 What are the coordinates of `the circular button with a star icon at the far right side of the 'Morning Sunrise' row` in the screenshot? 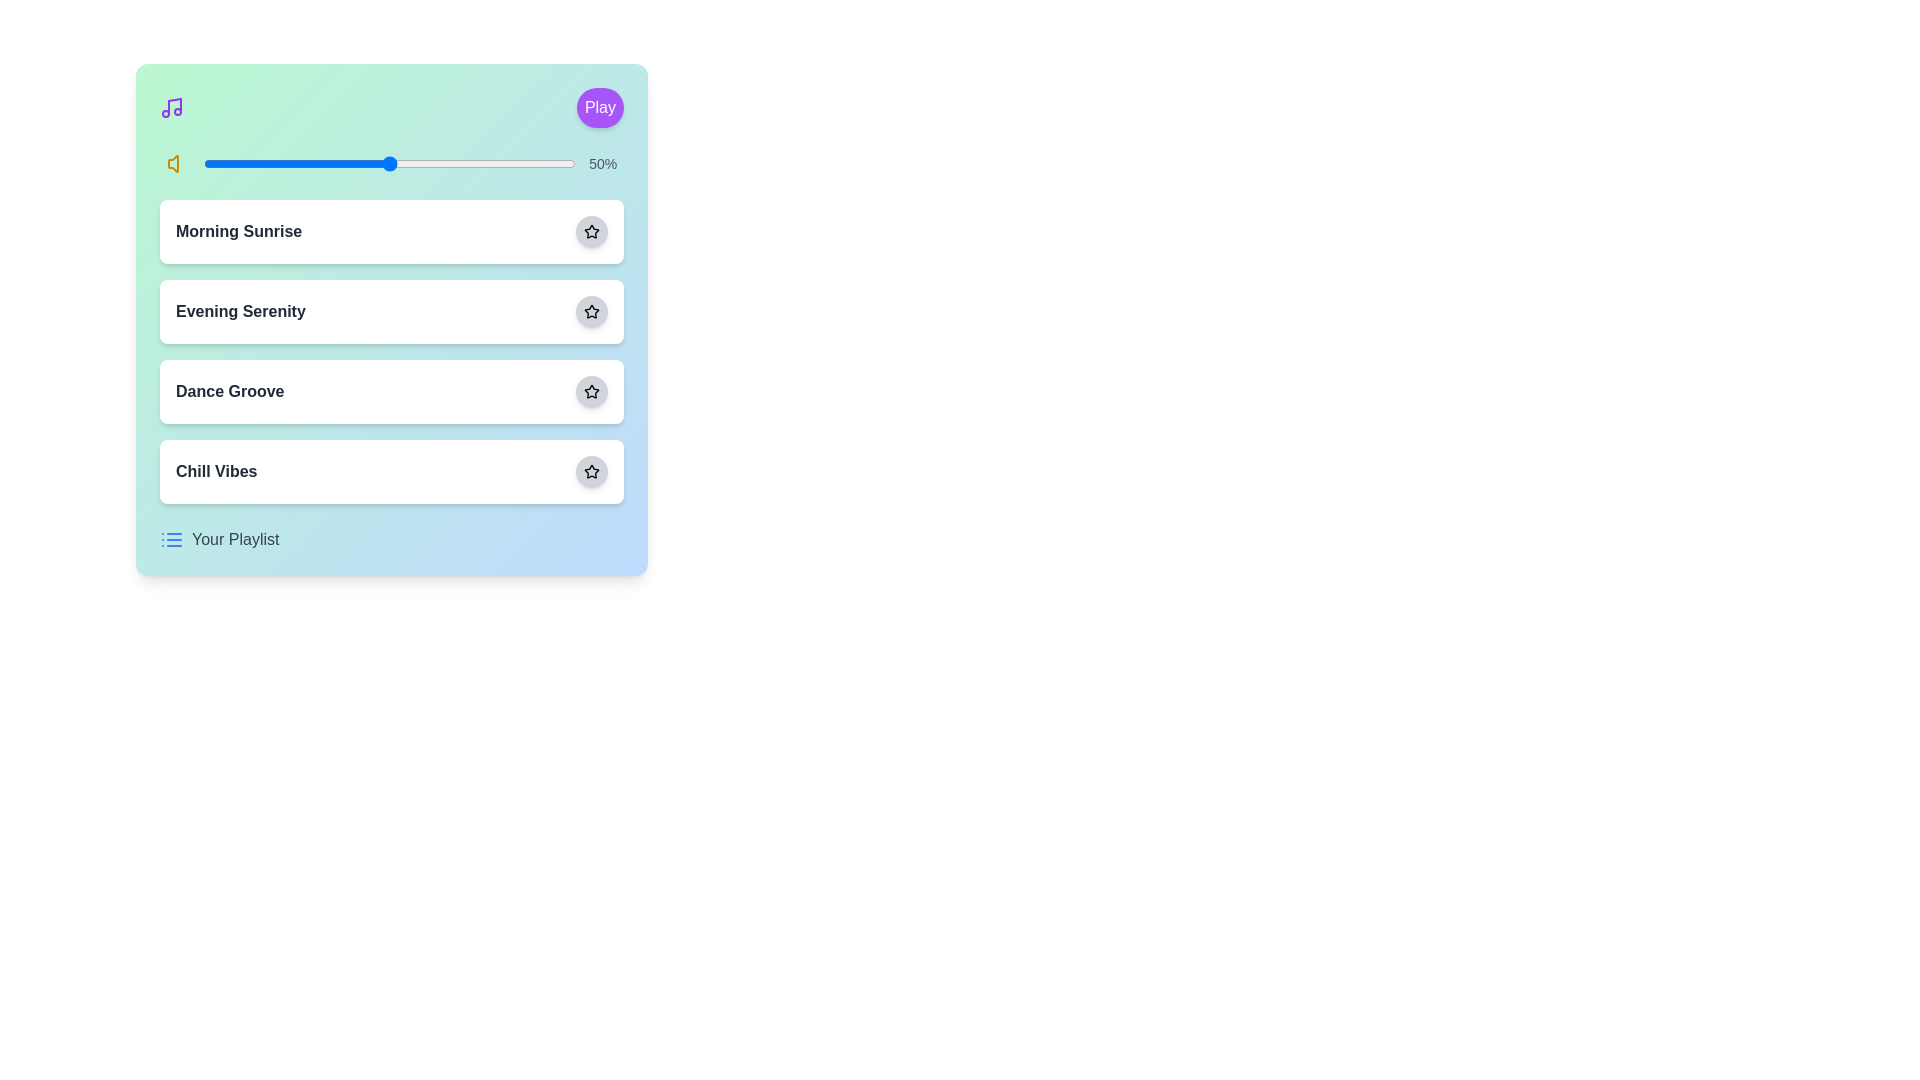 It's located at (590, 230).